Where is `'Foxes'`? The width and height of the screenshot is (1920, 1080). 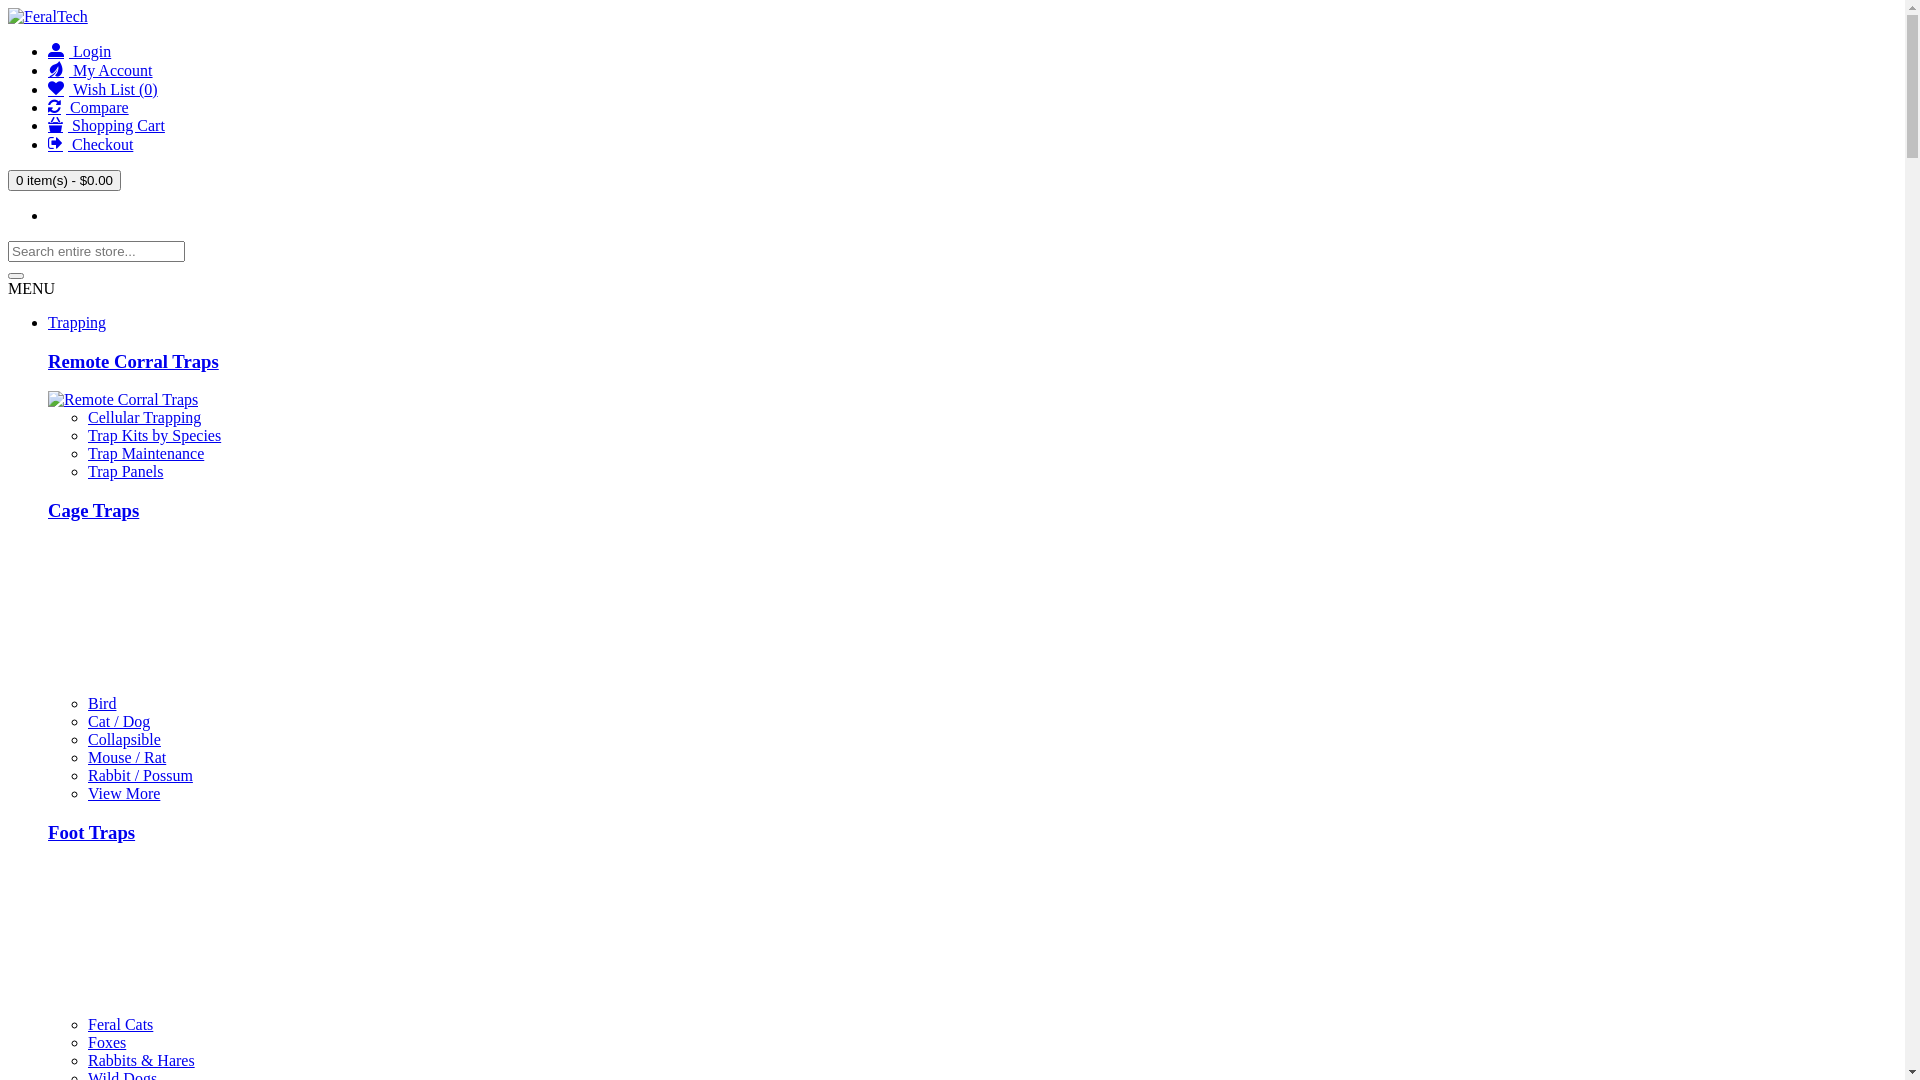
'Foxes' is located at coordinates (105, 1041).